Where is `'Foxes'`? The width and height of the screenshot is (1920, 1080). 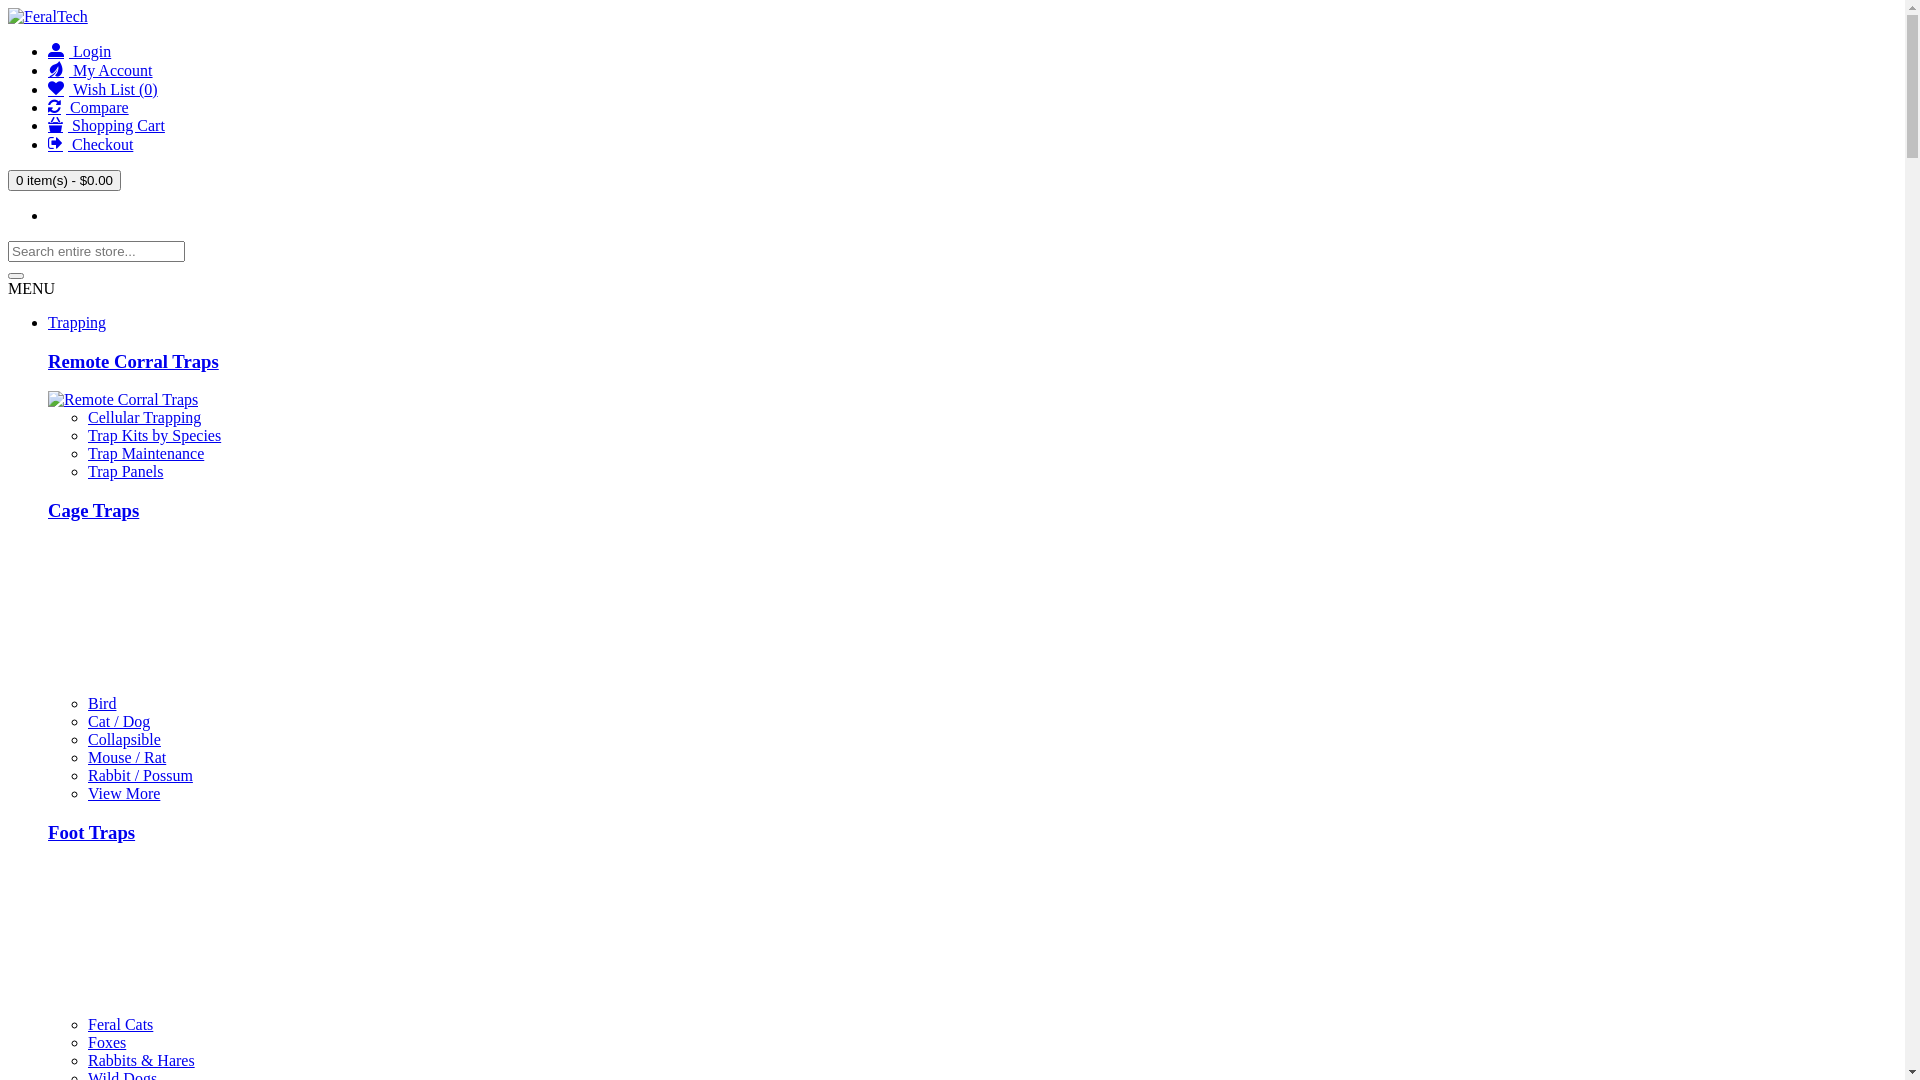
'Foxes' is located at coordinates (105, 1041).